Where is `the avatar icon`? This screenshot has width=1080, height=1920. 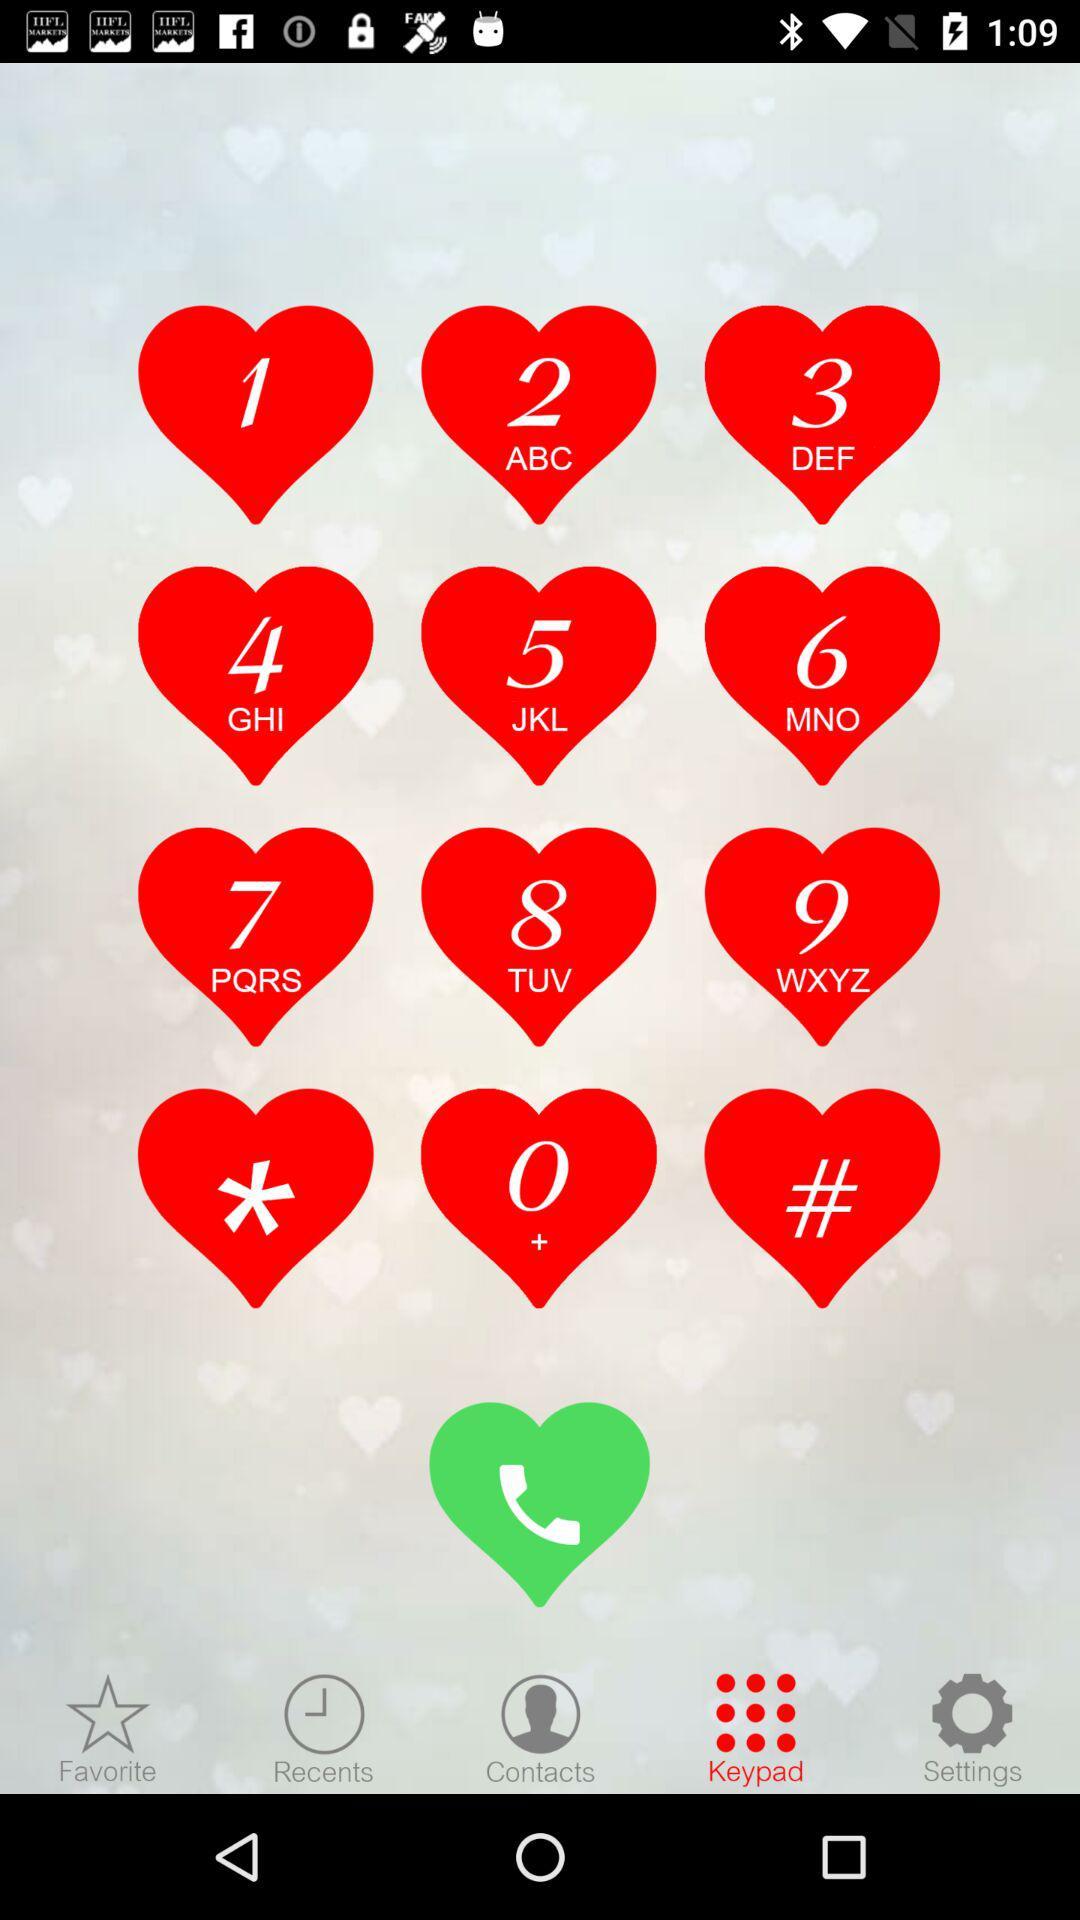 the avatar icon is located at coordinates (540, 1728).